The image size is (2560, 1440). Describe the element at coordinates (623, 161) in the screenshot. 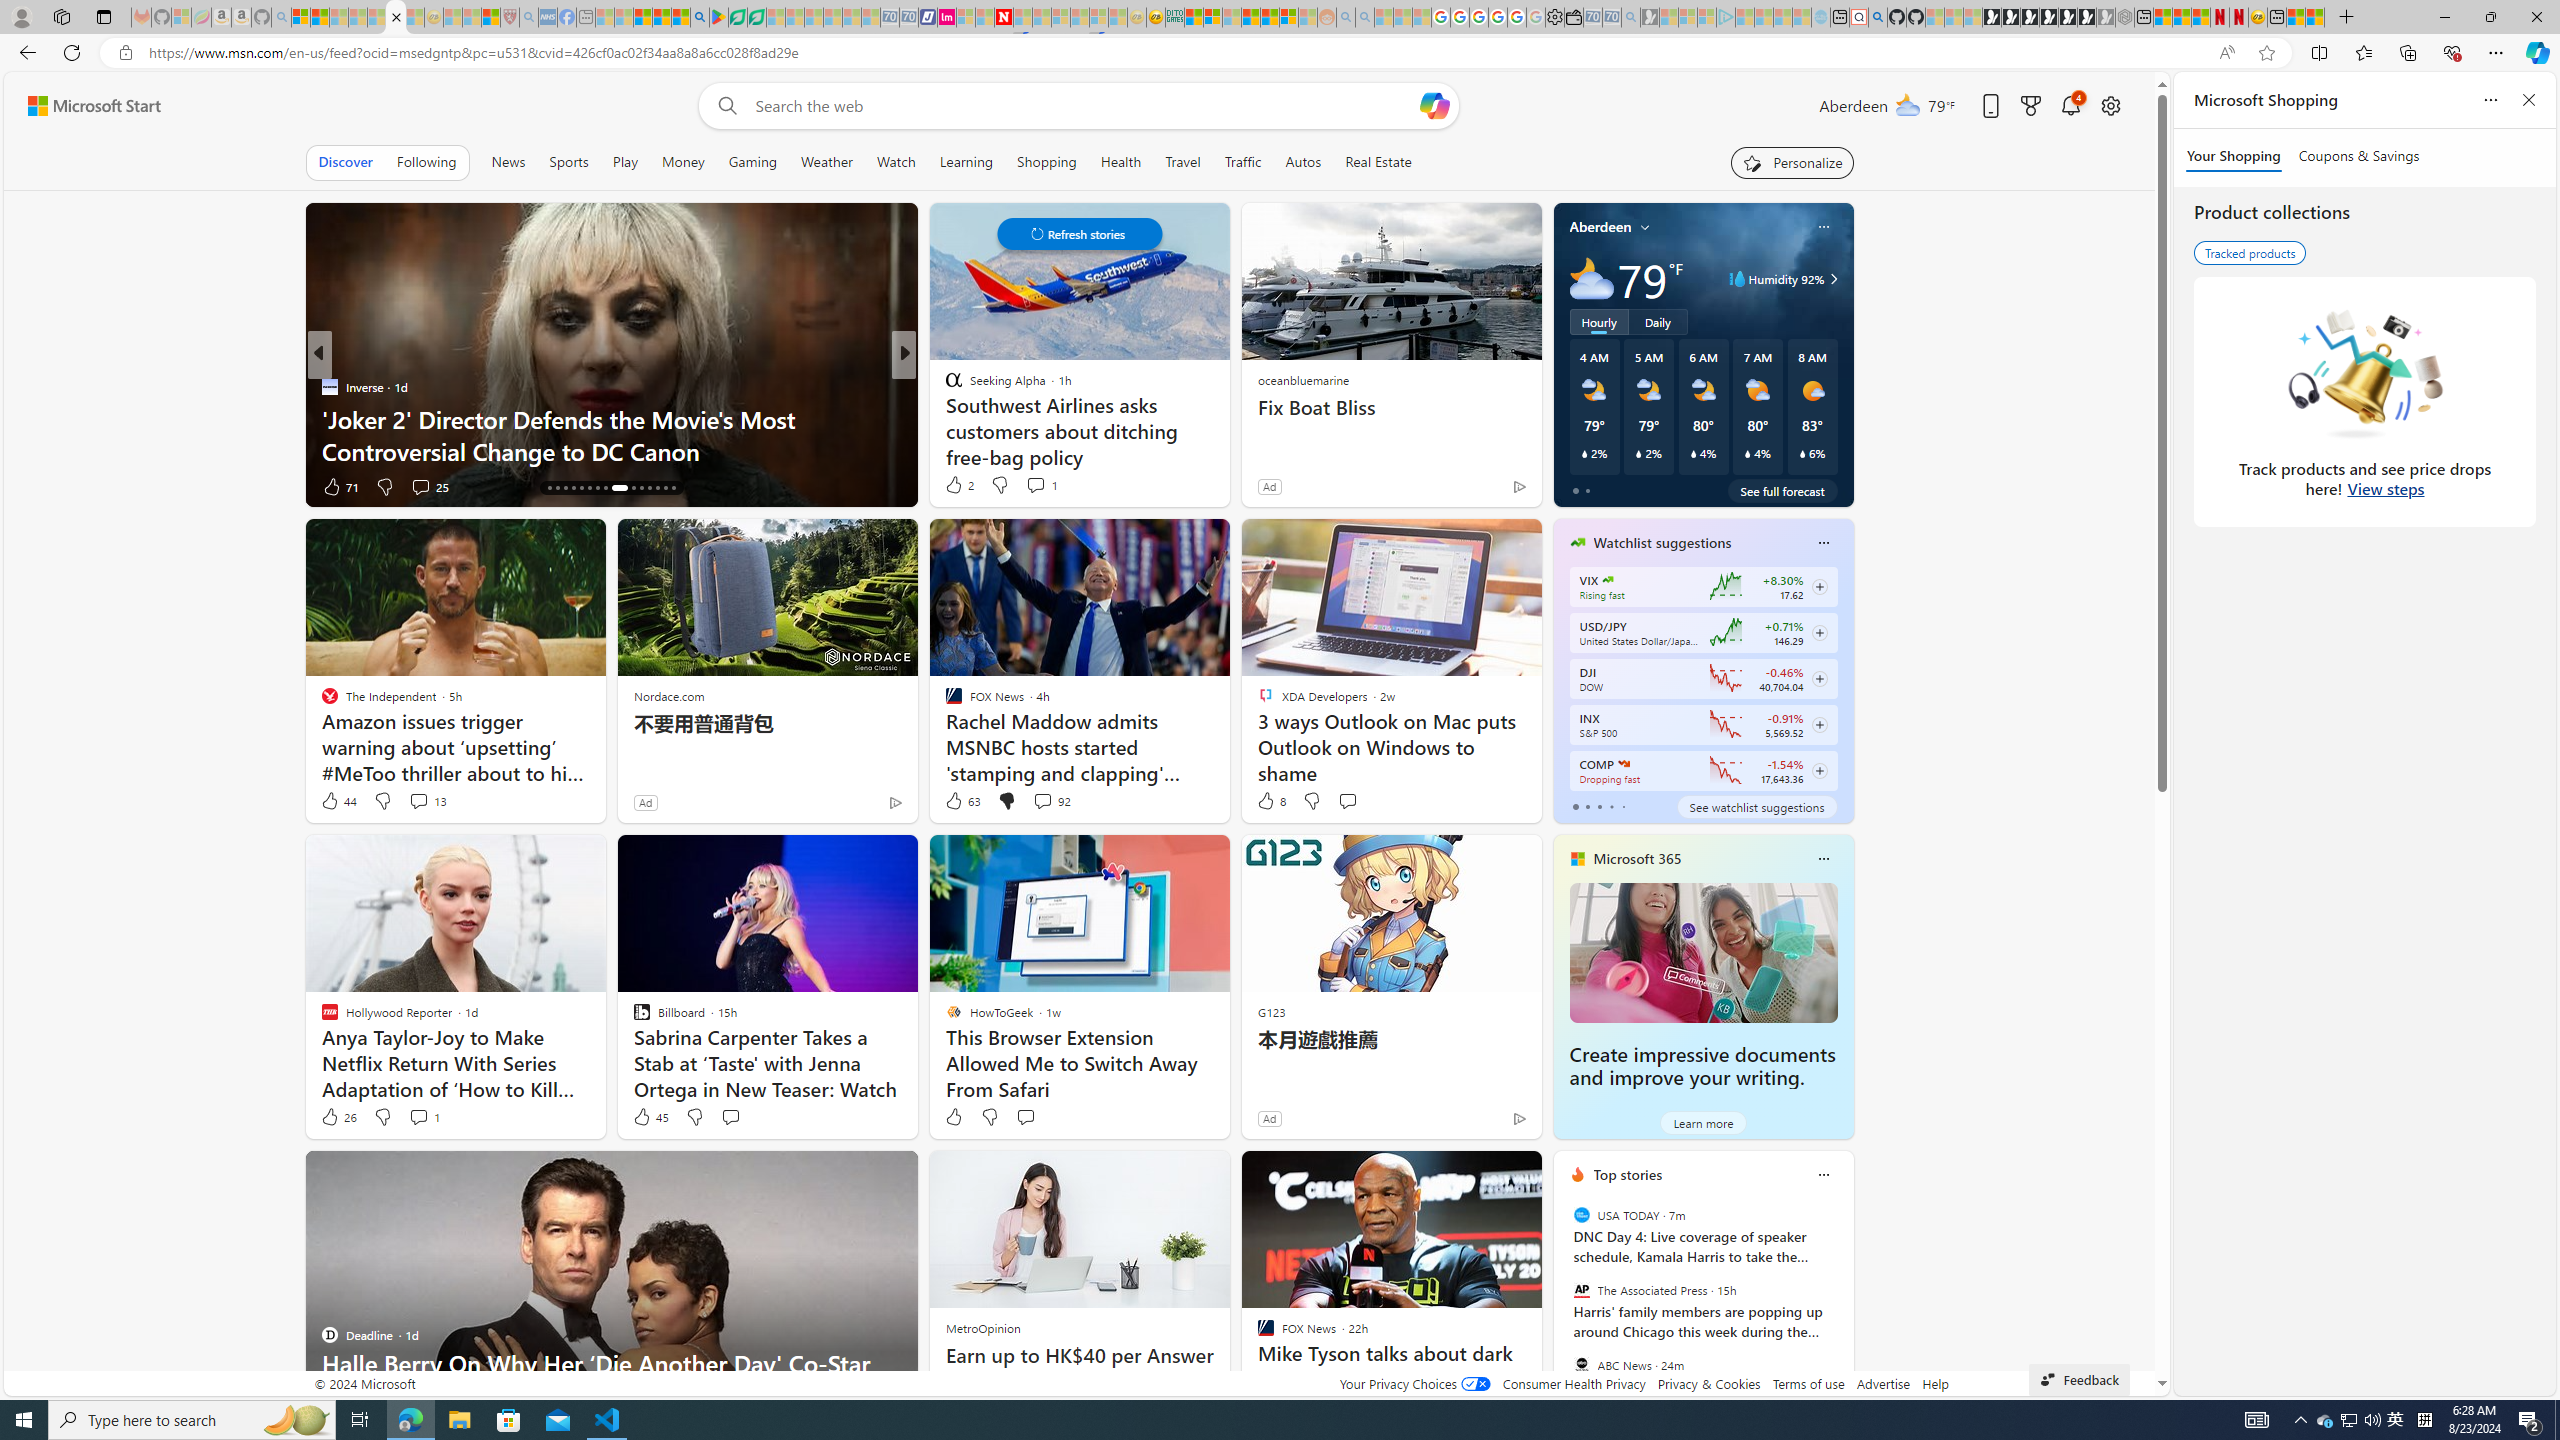

I see `'Play'` at that location.